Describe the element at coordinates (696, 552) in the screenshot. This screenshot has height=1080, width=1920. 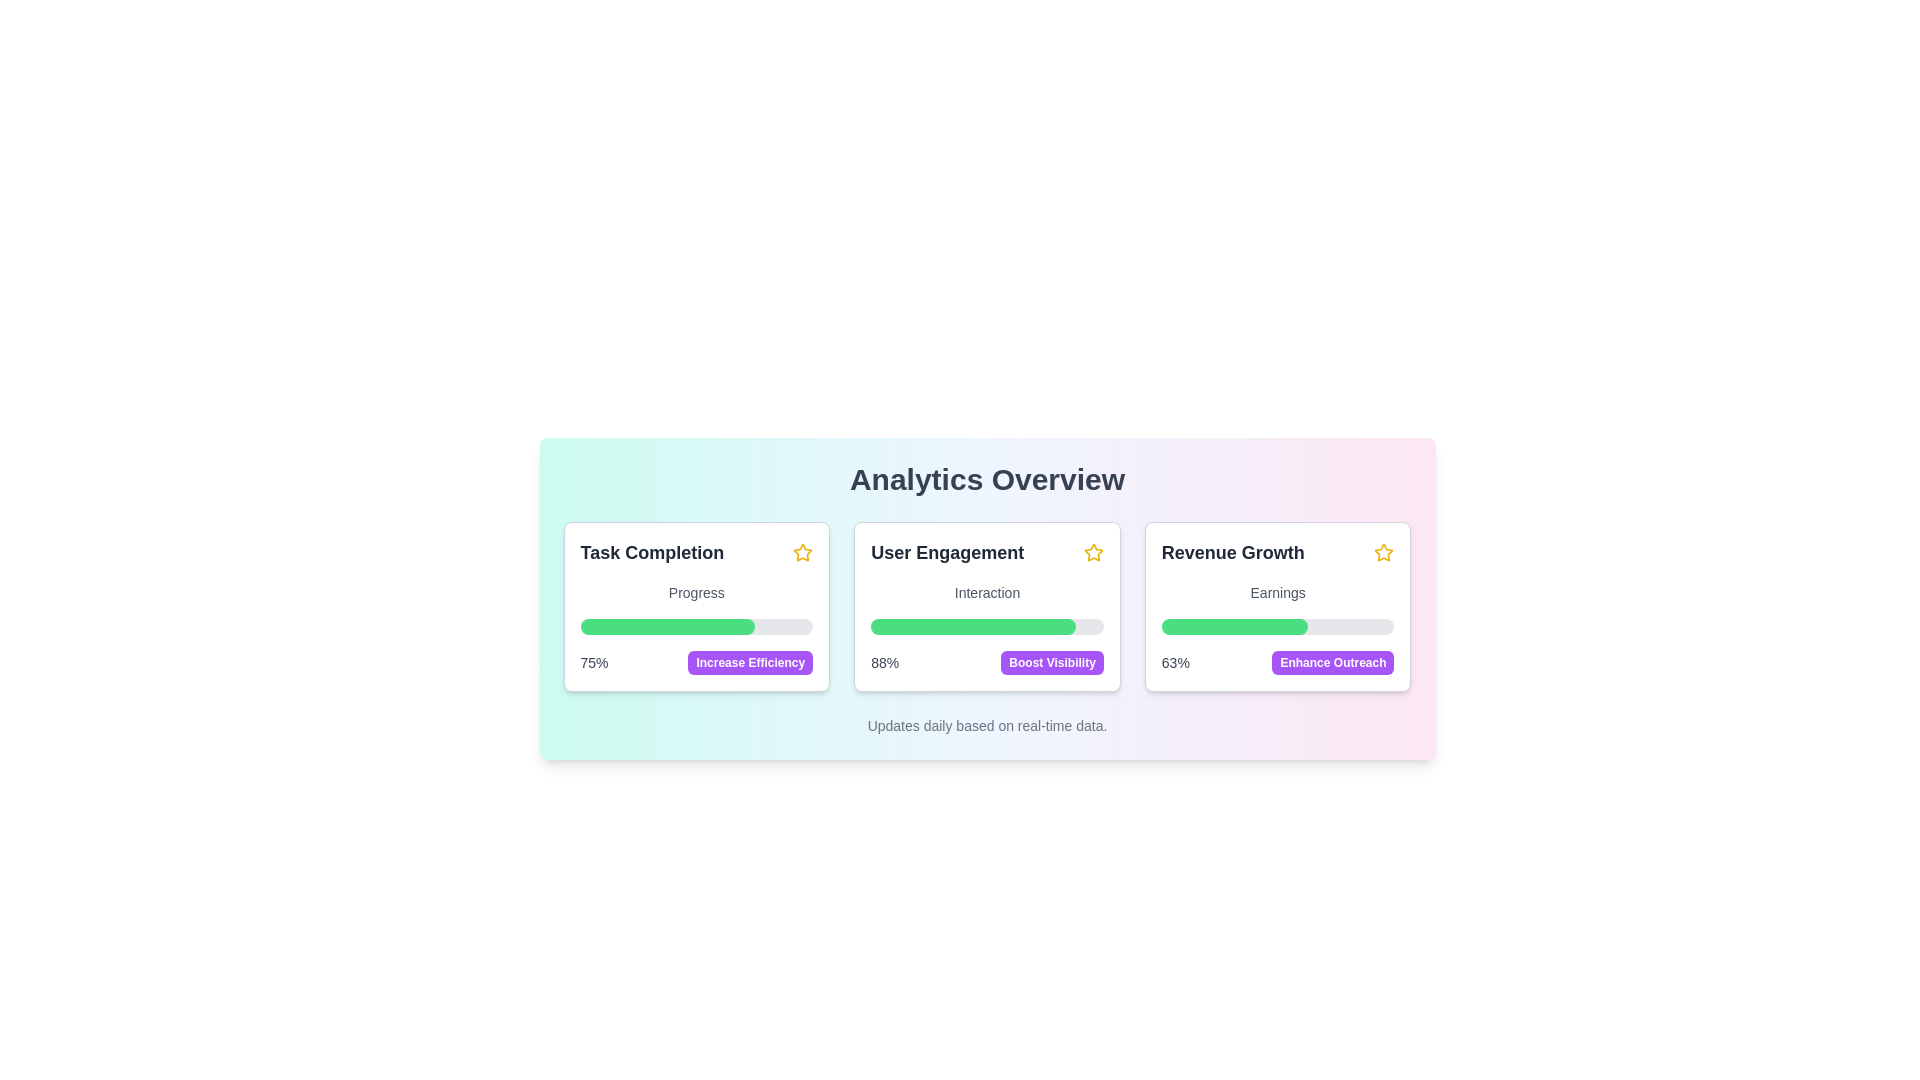
I see `the prominent 'Task Completion' label that features bold text and a yellow star icon, indicating its importance` at that location.